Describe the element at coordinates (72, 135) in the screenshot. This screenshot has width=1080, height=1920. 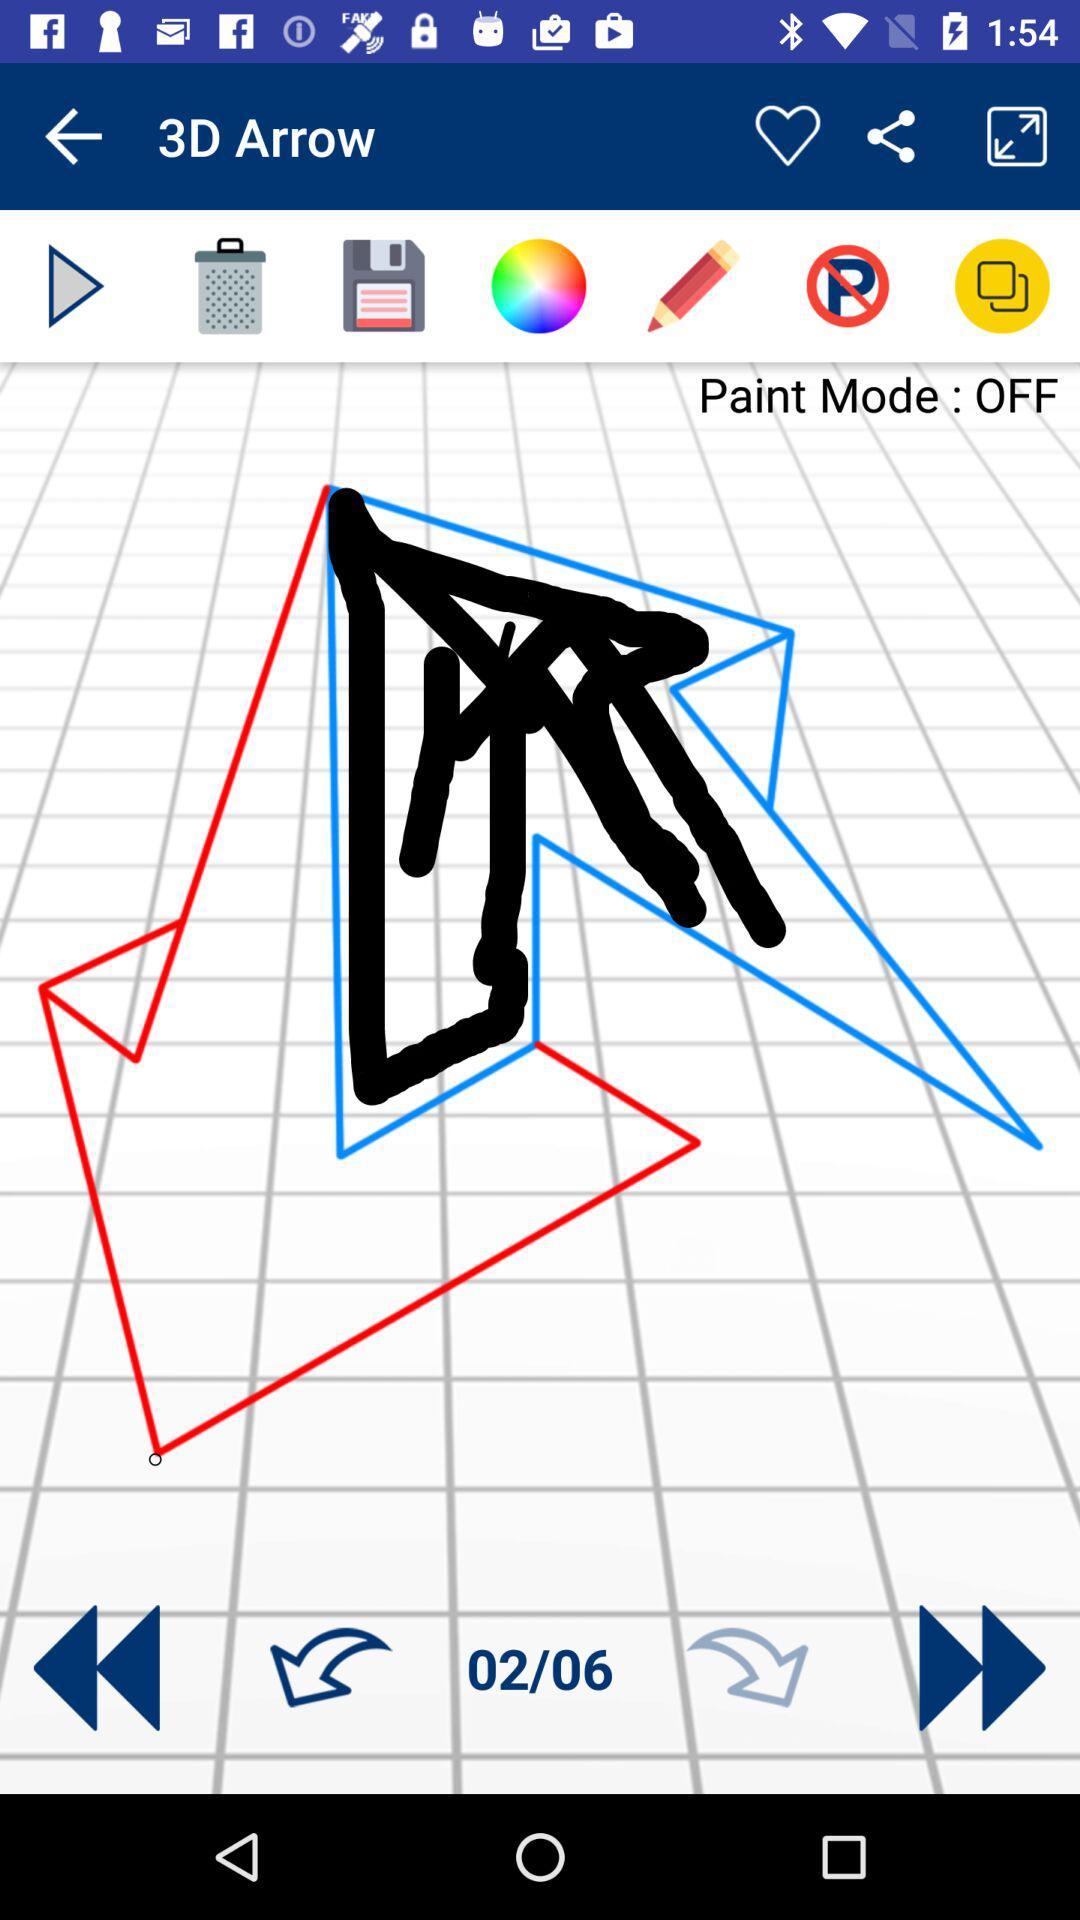
I see `icon next to 3d arrow app` at that location.